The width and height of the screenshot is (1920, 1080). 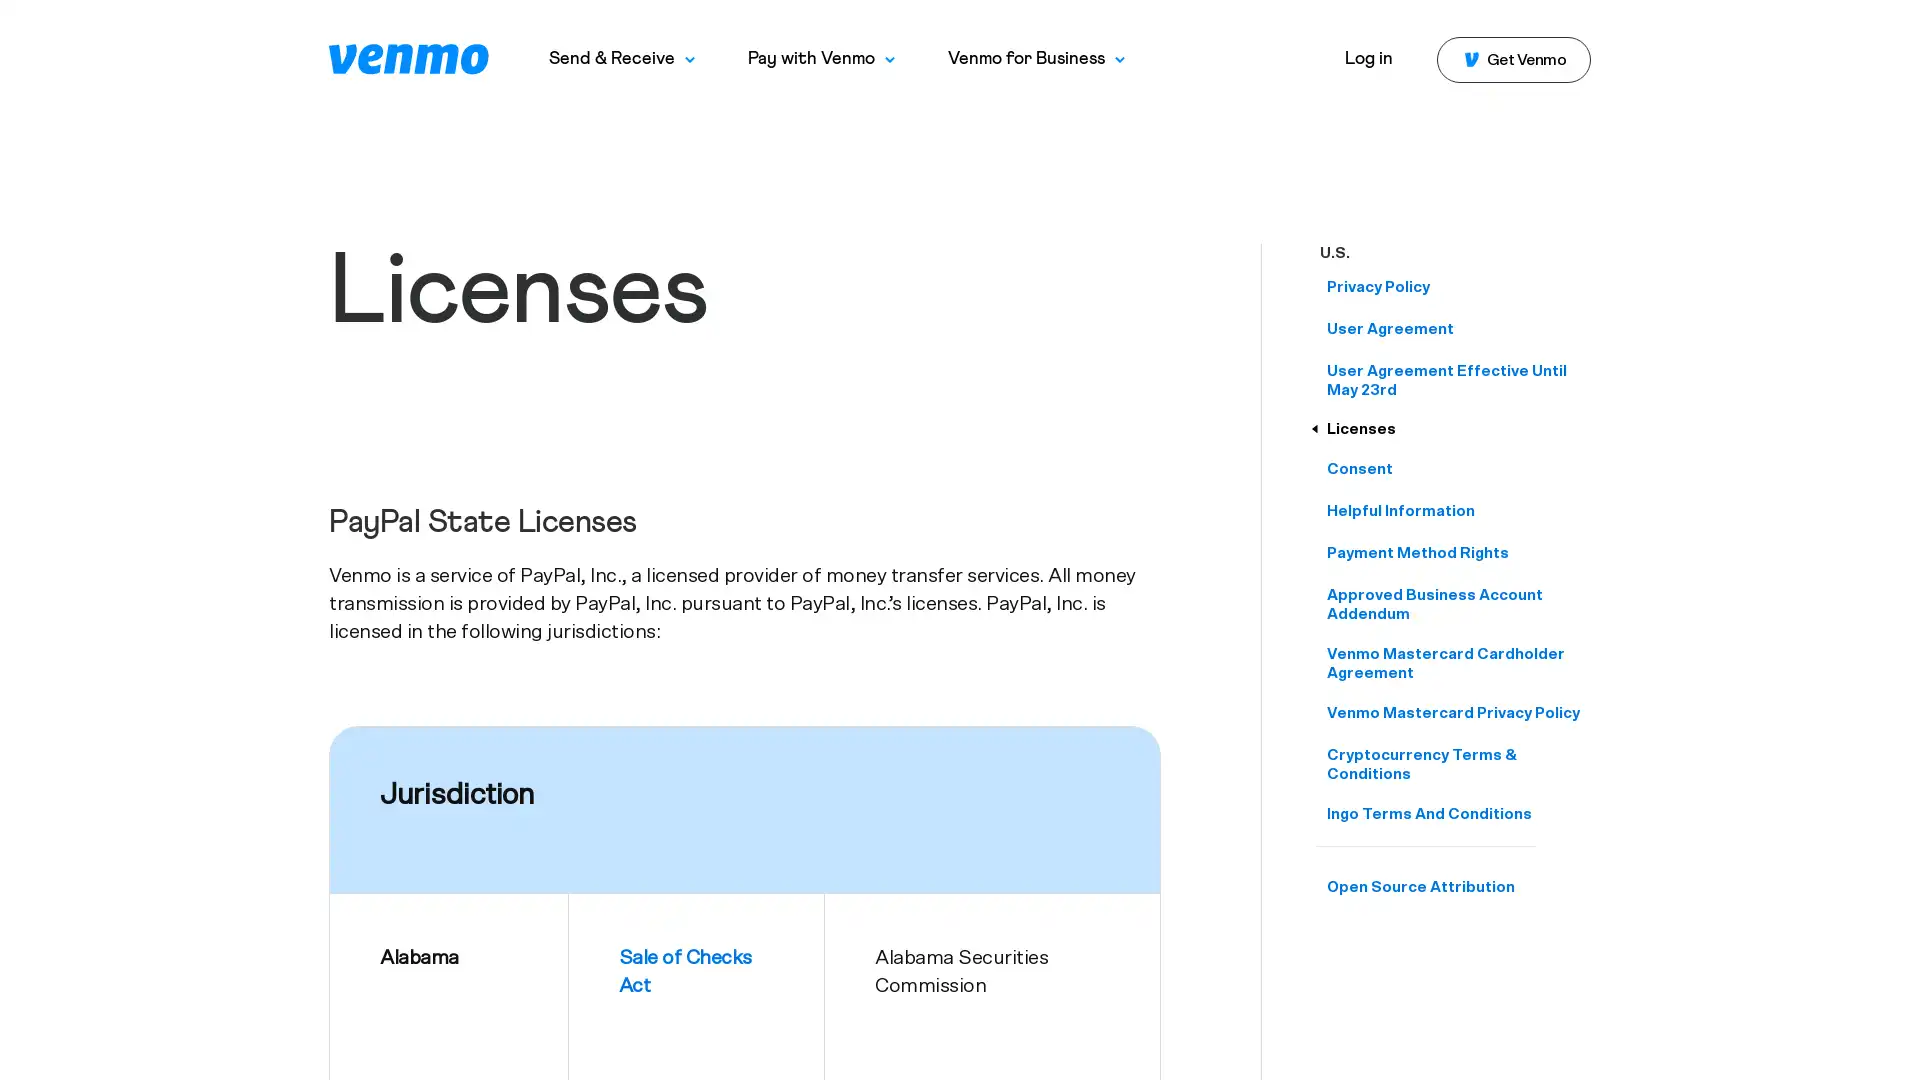 I want to click on Terms tab name - User Agreement Effective Until May 23rd, so click(x=1458, y=381).